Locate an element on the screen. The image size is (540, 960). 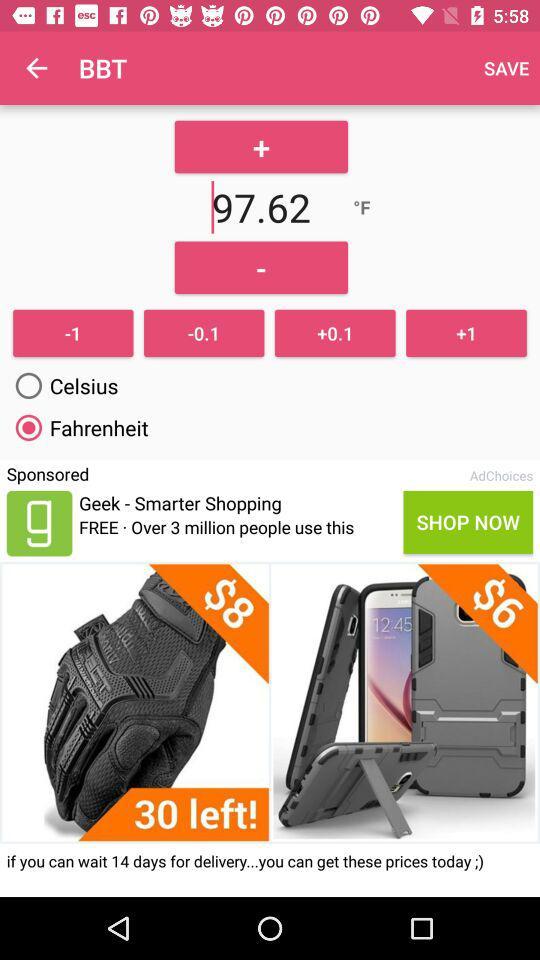
sponsored advertisement is located at coordinates (39, 522).